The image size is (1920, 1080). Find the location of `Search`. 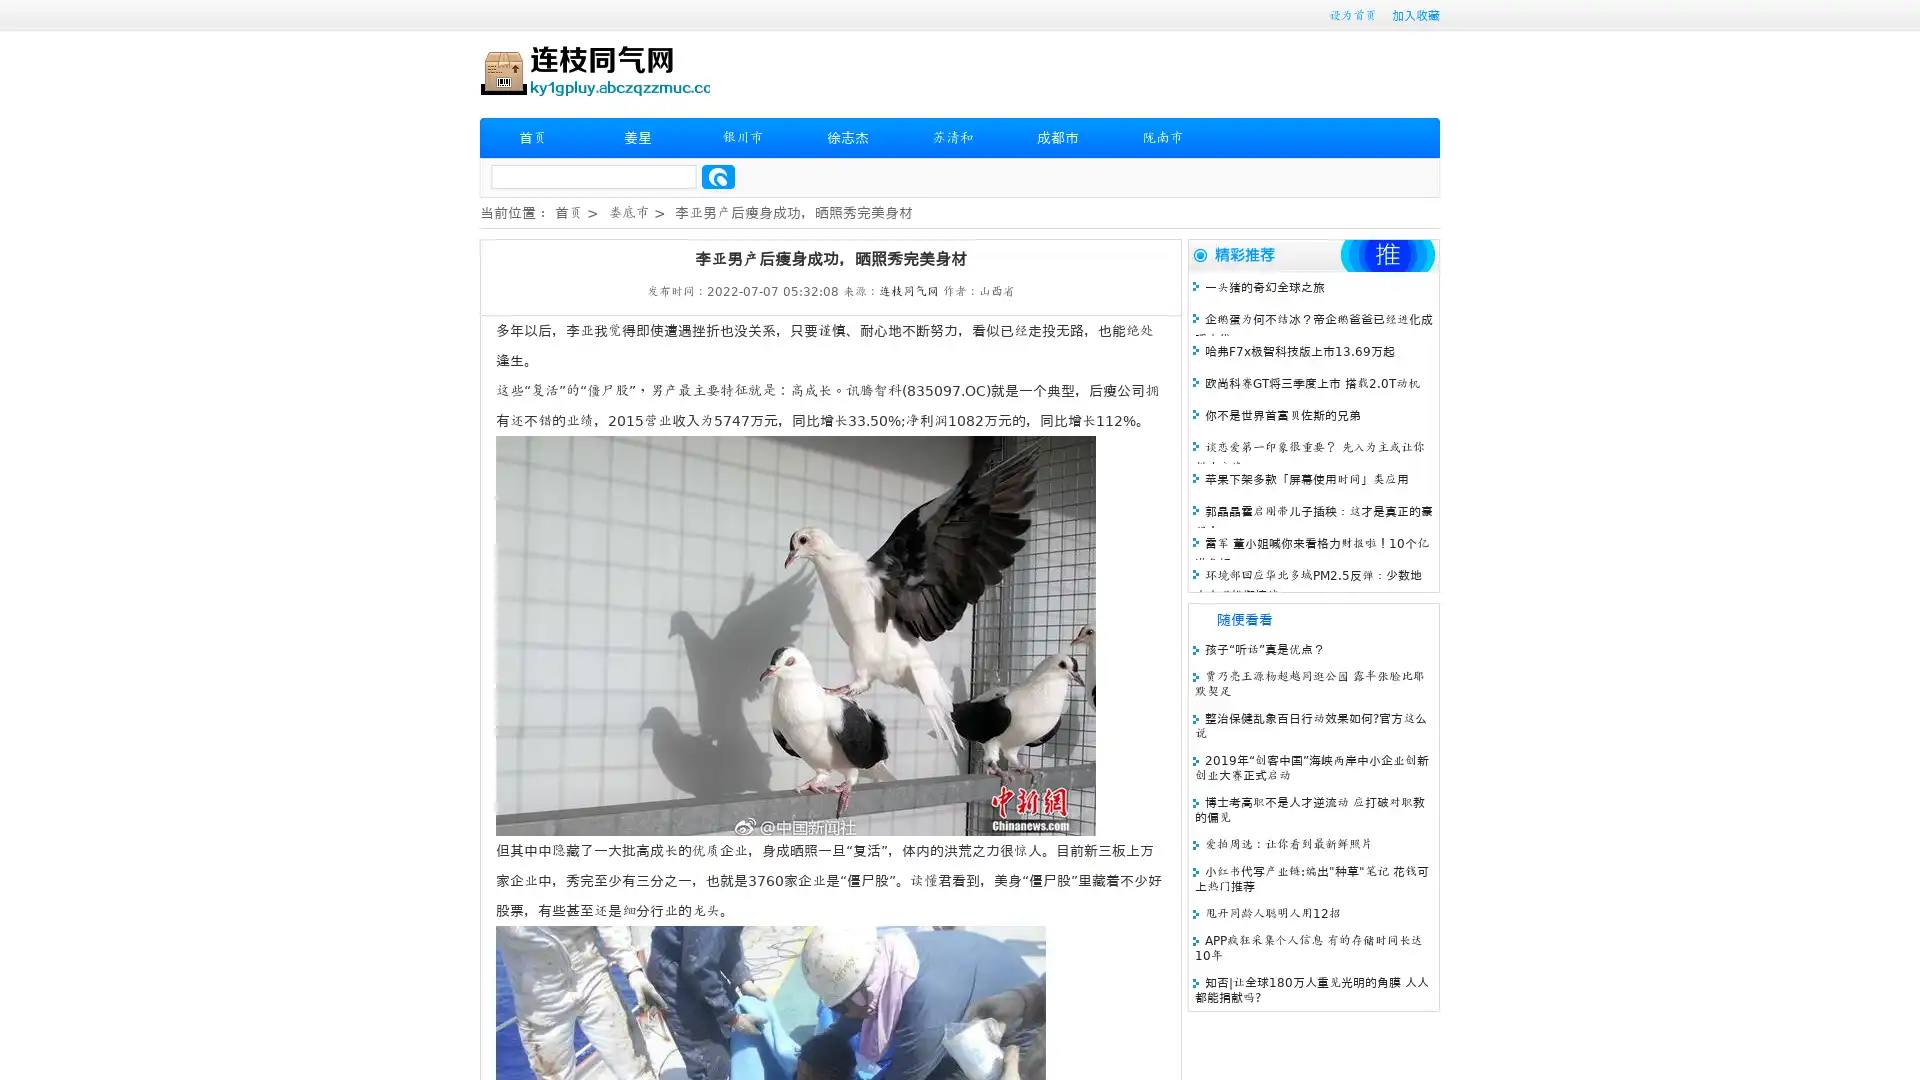

Search is located at coordinates (718, 176).